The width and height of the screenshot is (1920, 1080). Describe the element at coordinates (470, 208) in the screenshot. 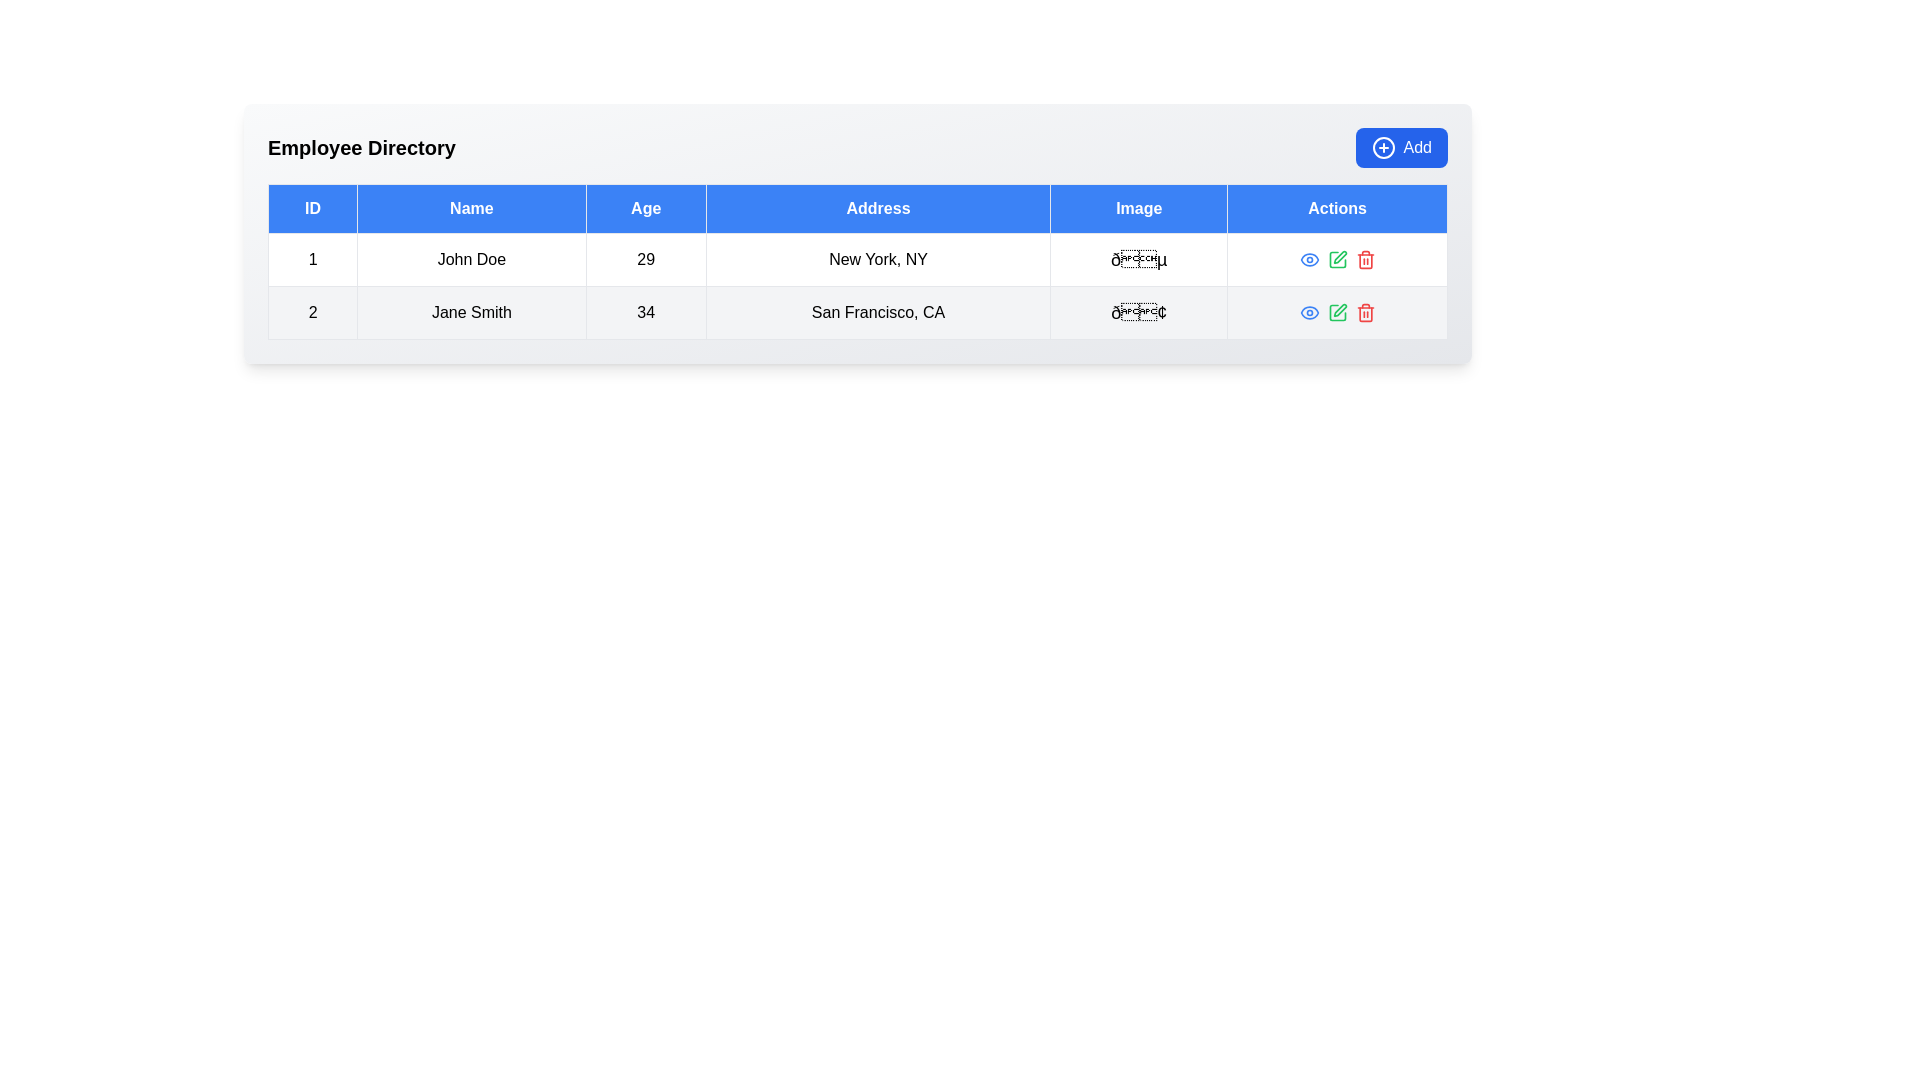

I see `the text 'Name' in the blue rectangular table header positioned between the 'ID' and 'Age' headers` at that location.